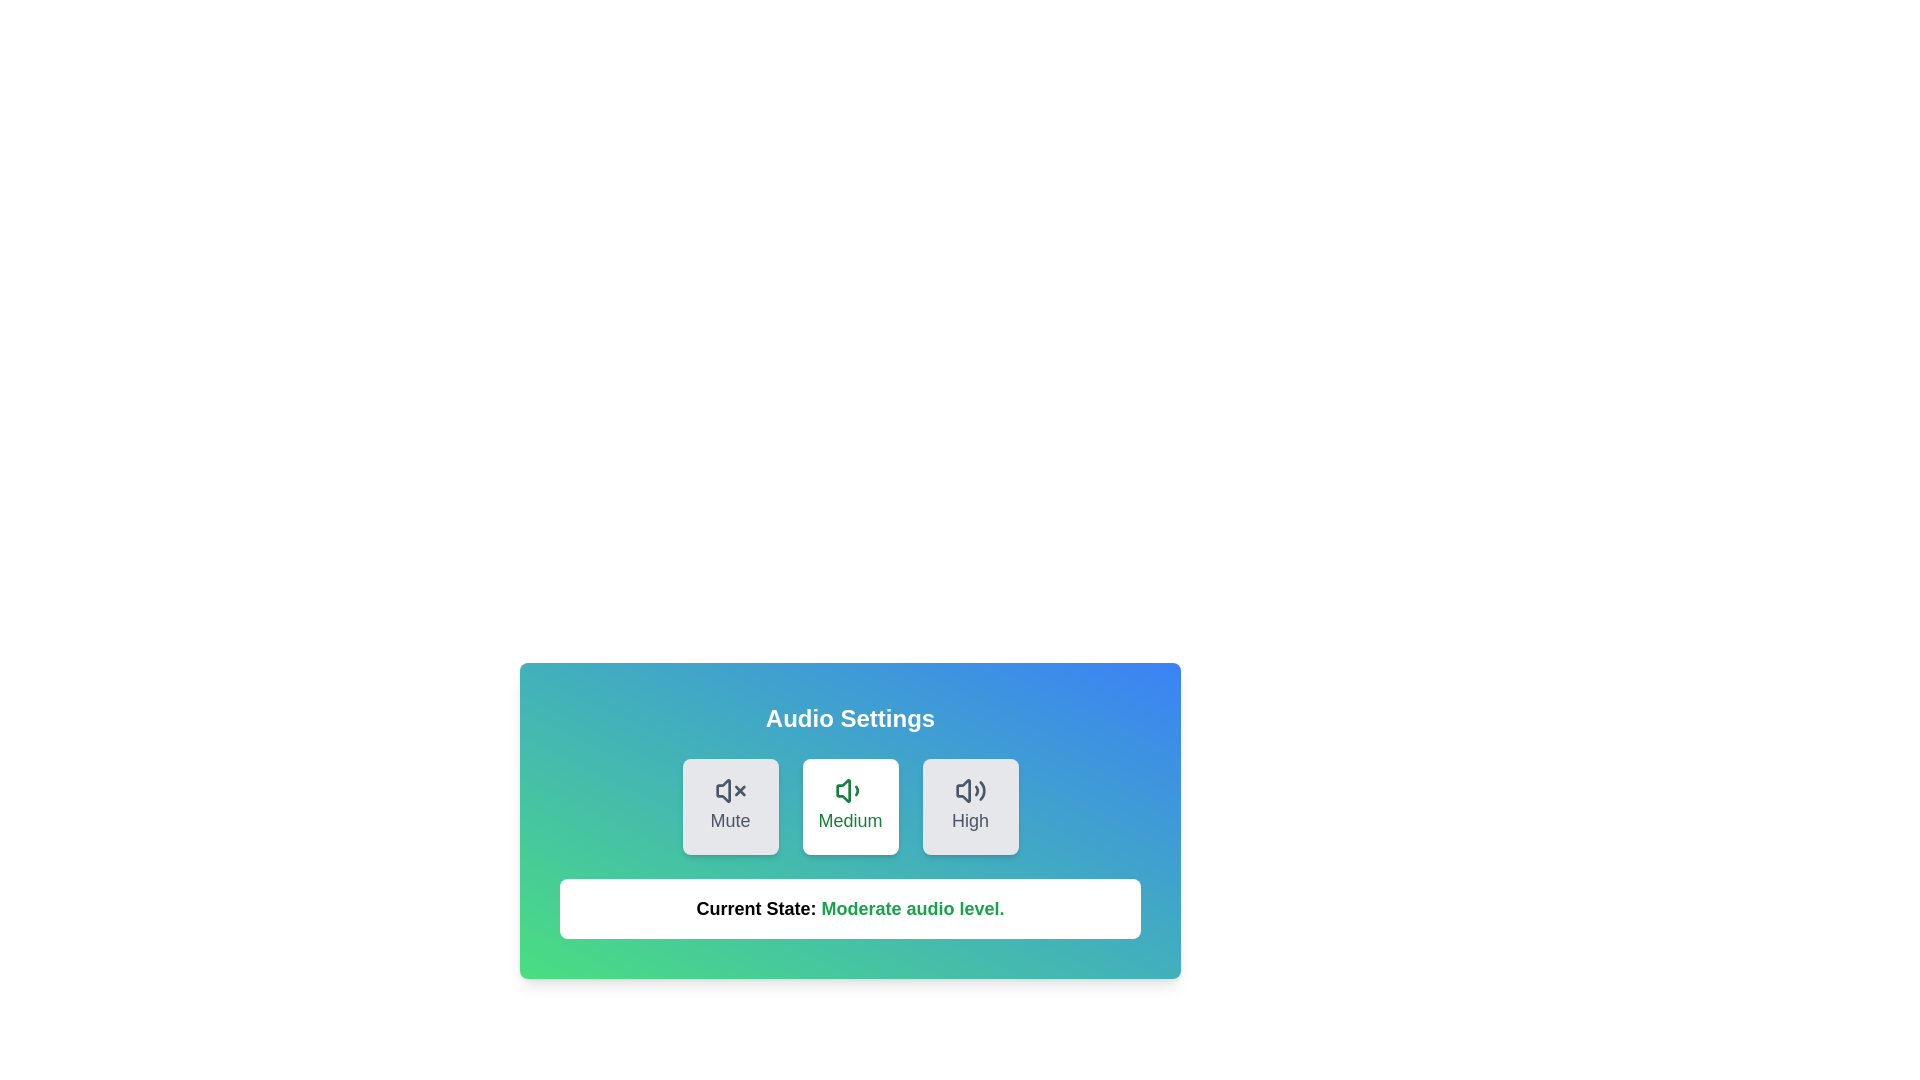 Image resolution: width=1920 pixels, height=1080 pixels. What do you see at coordinates (970, 805) in the screenshot?
I see `the button corresponding to the desired volume level: High` at bounding box center [970, 805].